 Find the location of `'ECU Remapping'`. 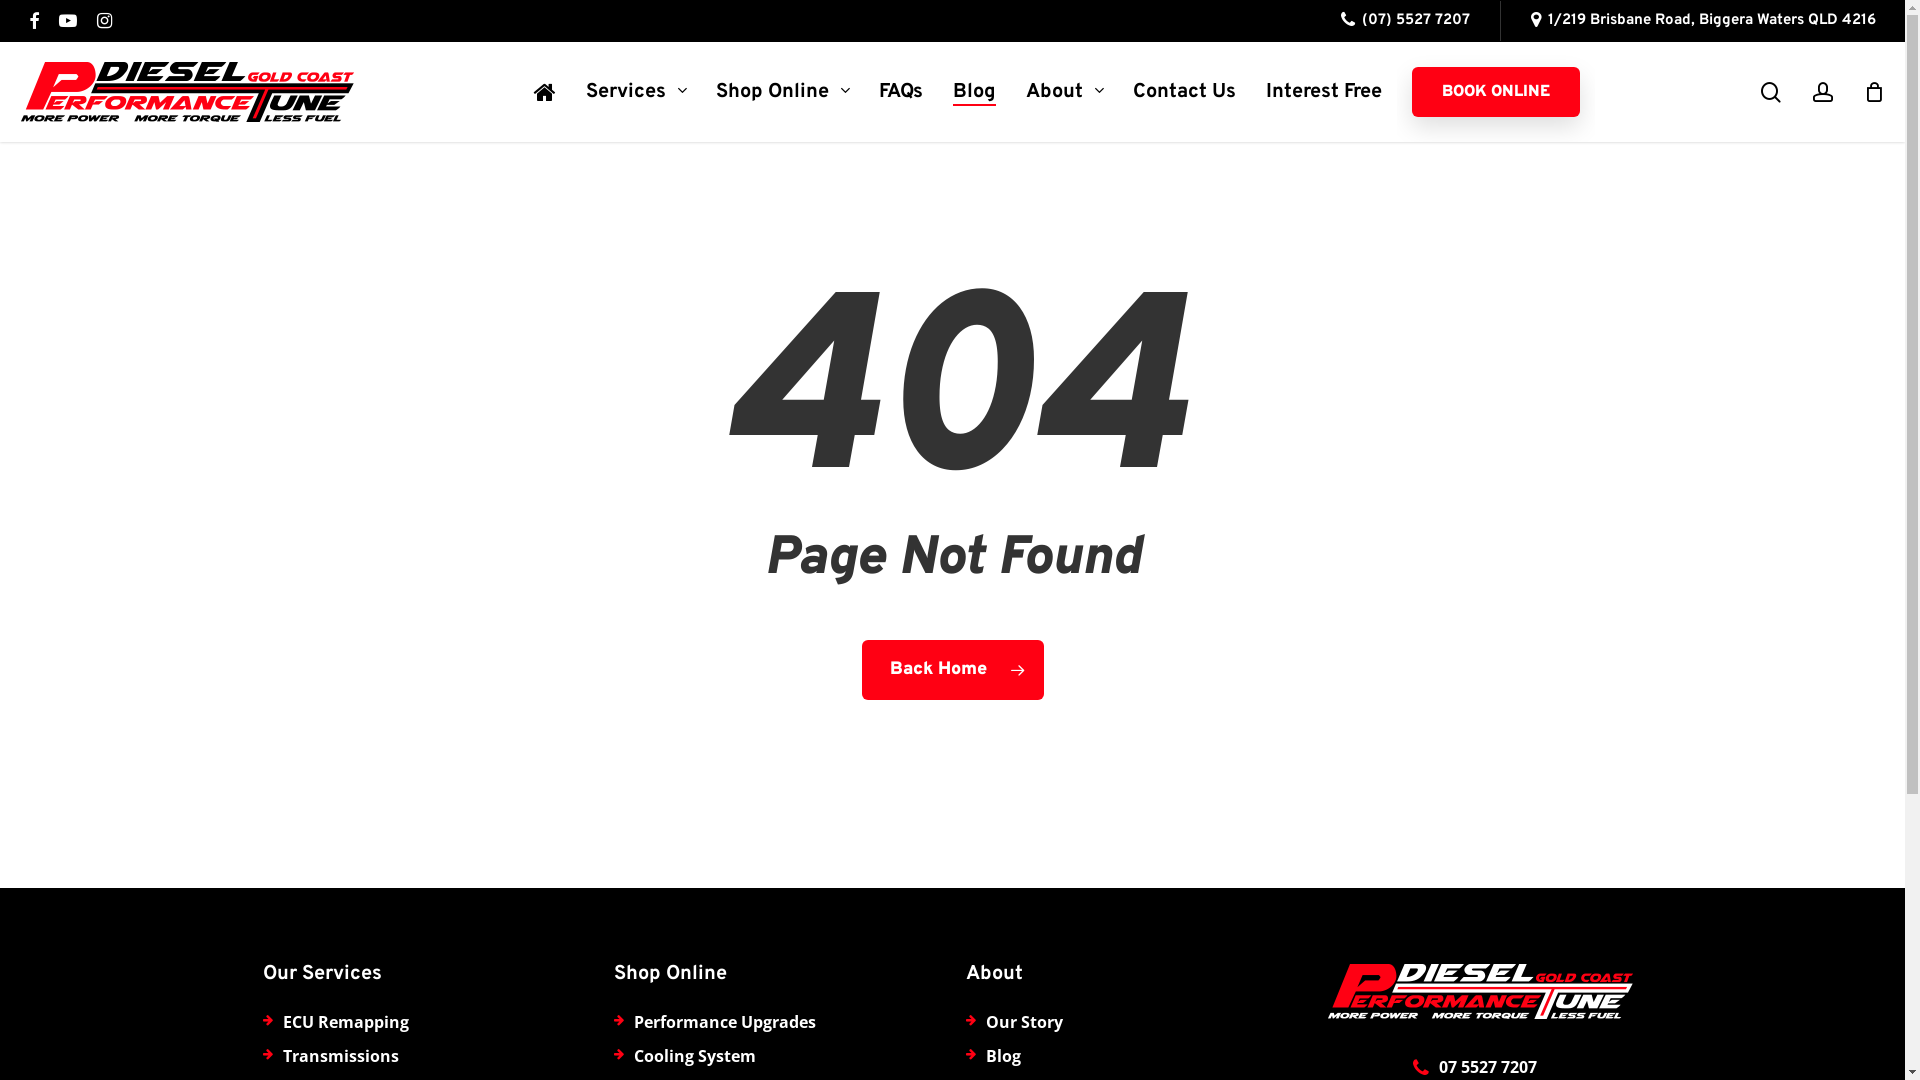

'ECU Remapping' is located at coordinates (345, 1022).